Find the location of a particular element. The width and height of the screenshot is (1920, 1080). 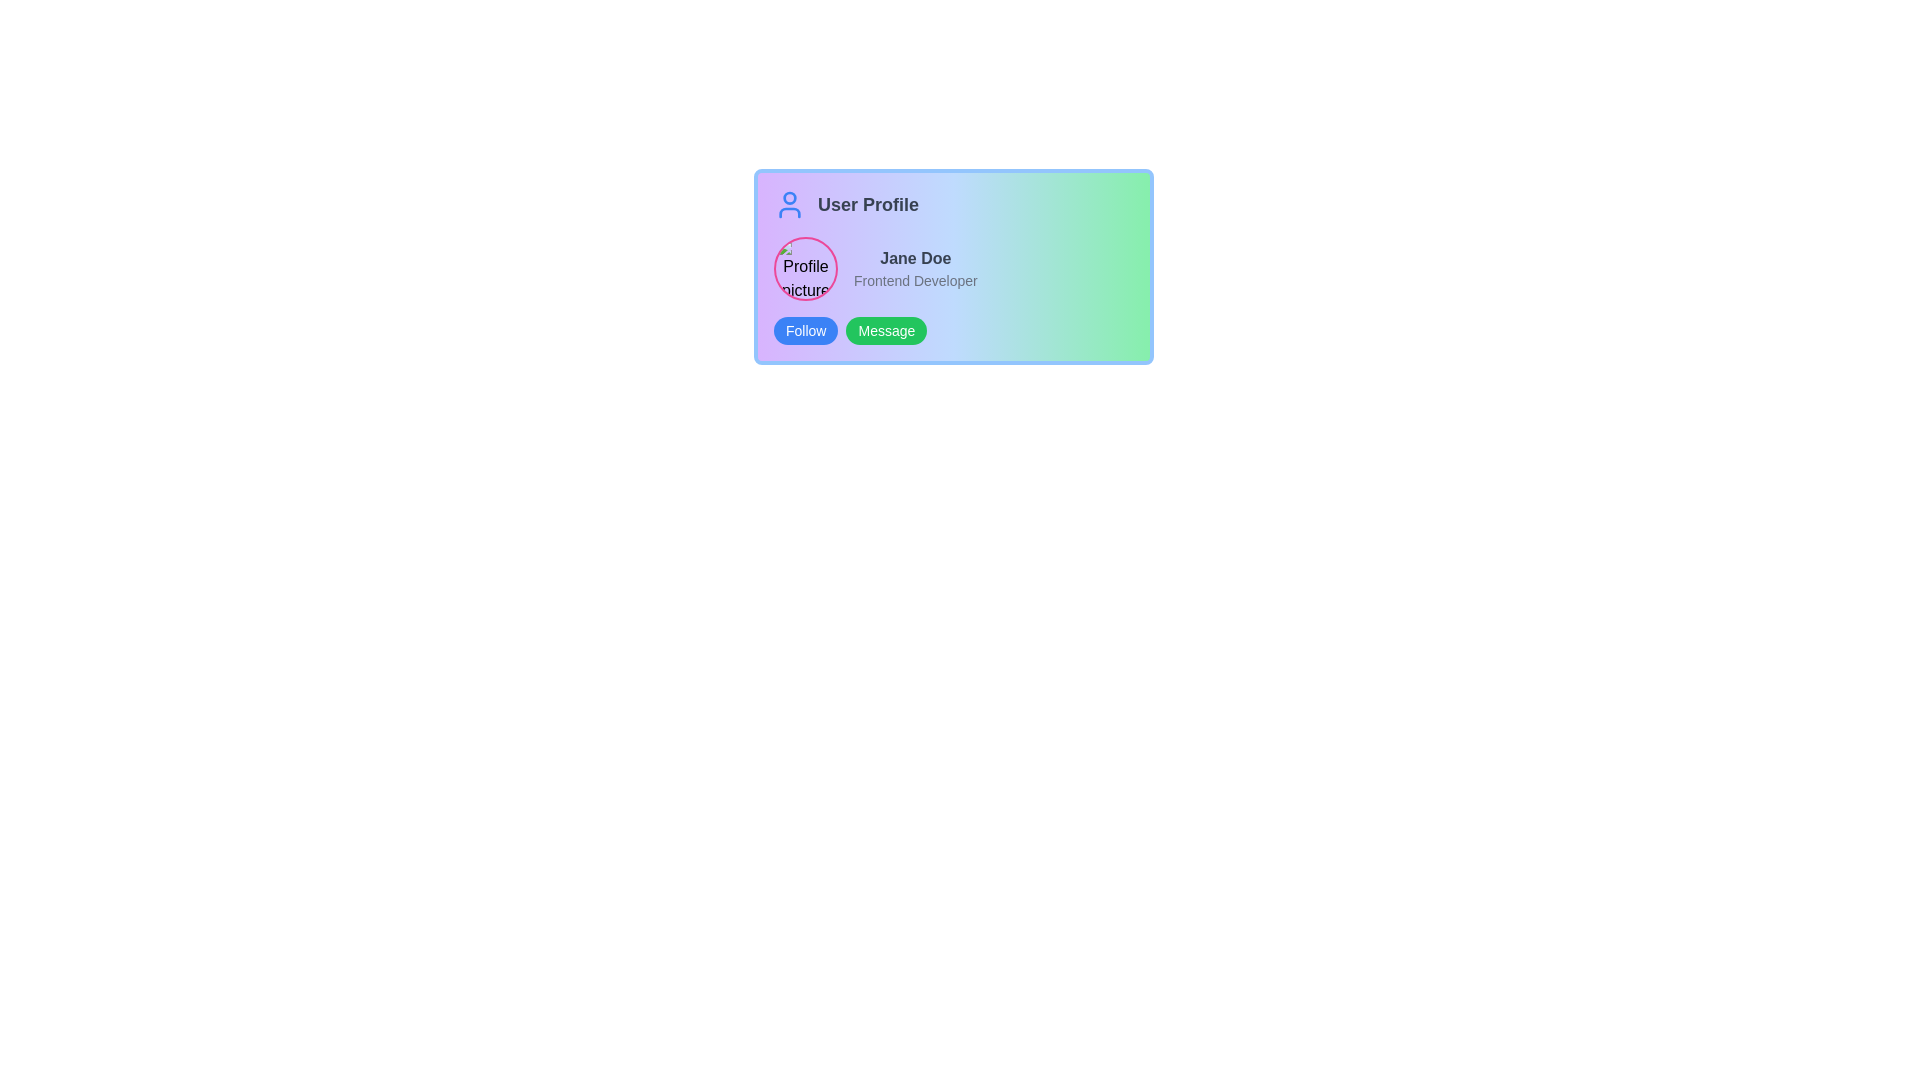

the 'Message' button located to the right of the 'Follow' button in the user profile card is located at coordinates (885, 330).